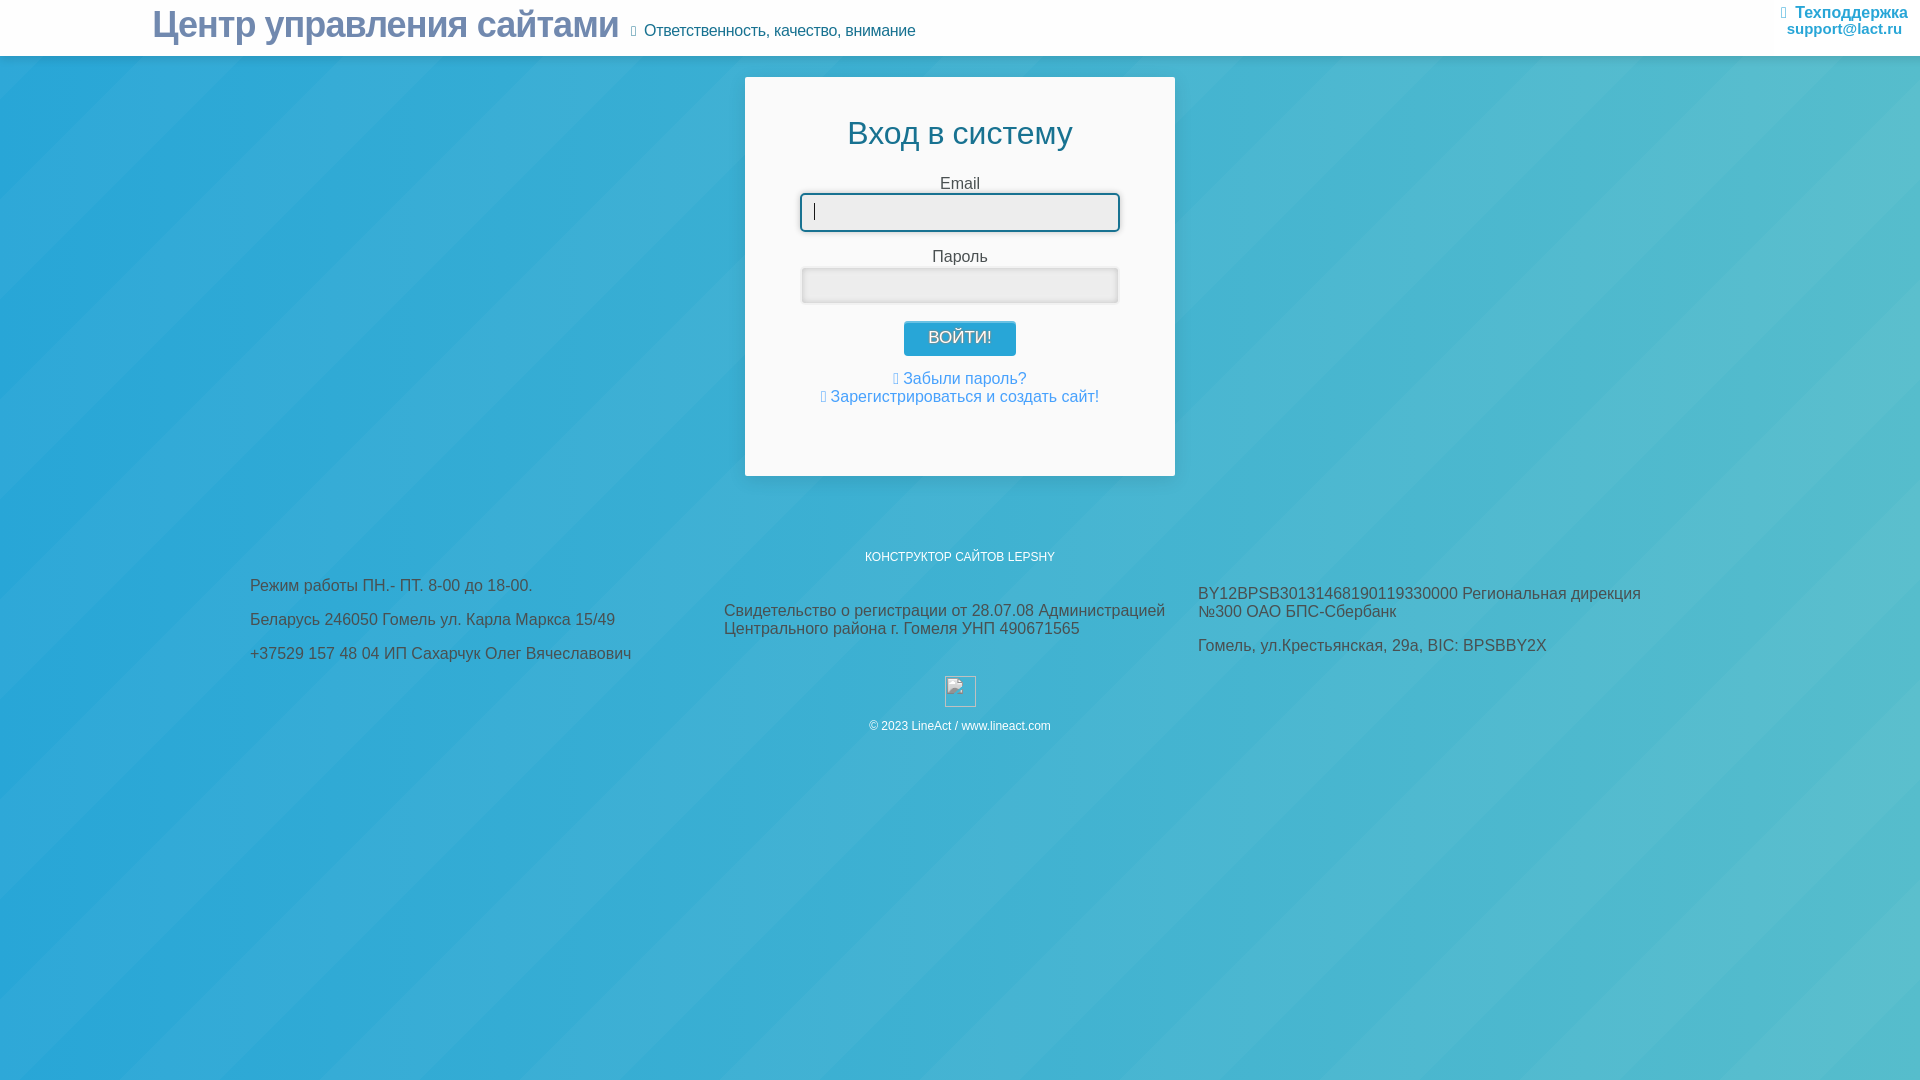  What do you see at coordinates (980, 725) in the screenshot?
I see `'LineAct / www.lineact.com'` at bounding box center [980, 725].